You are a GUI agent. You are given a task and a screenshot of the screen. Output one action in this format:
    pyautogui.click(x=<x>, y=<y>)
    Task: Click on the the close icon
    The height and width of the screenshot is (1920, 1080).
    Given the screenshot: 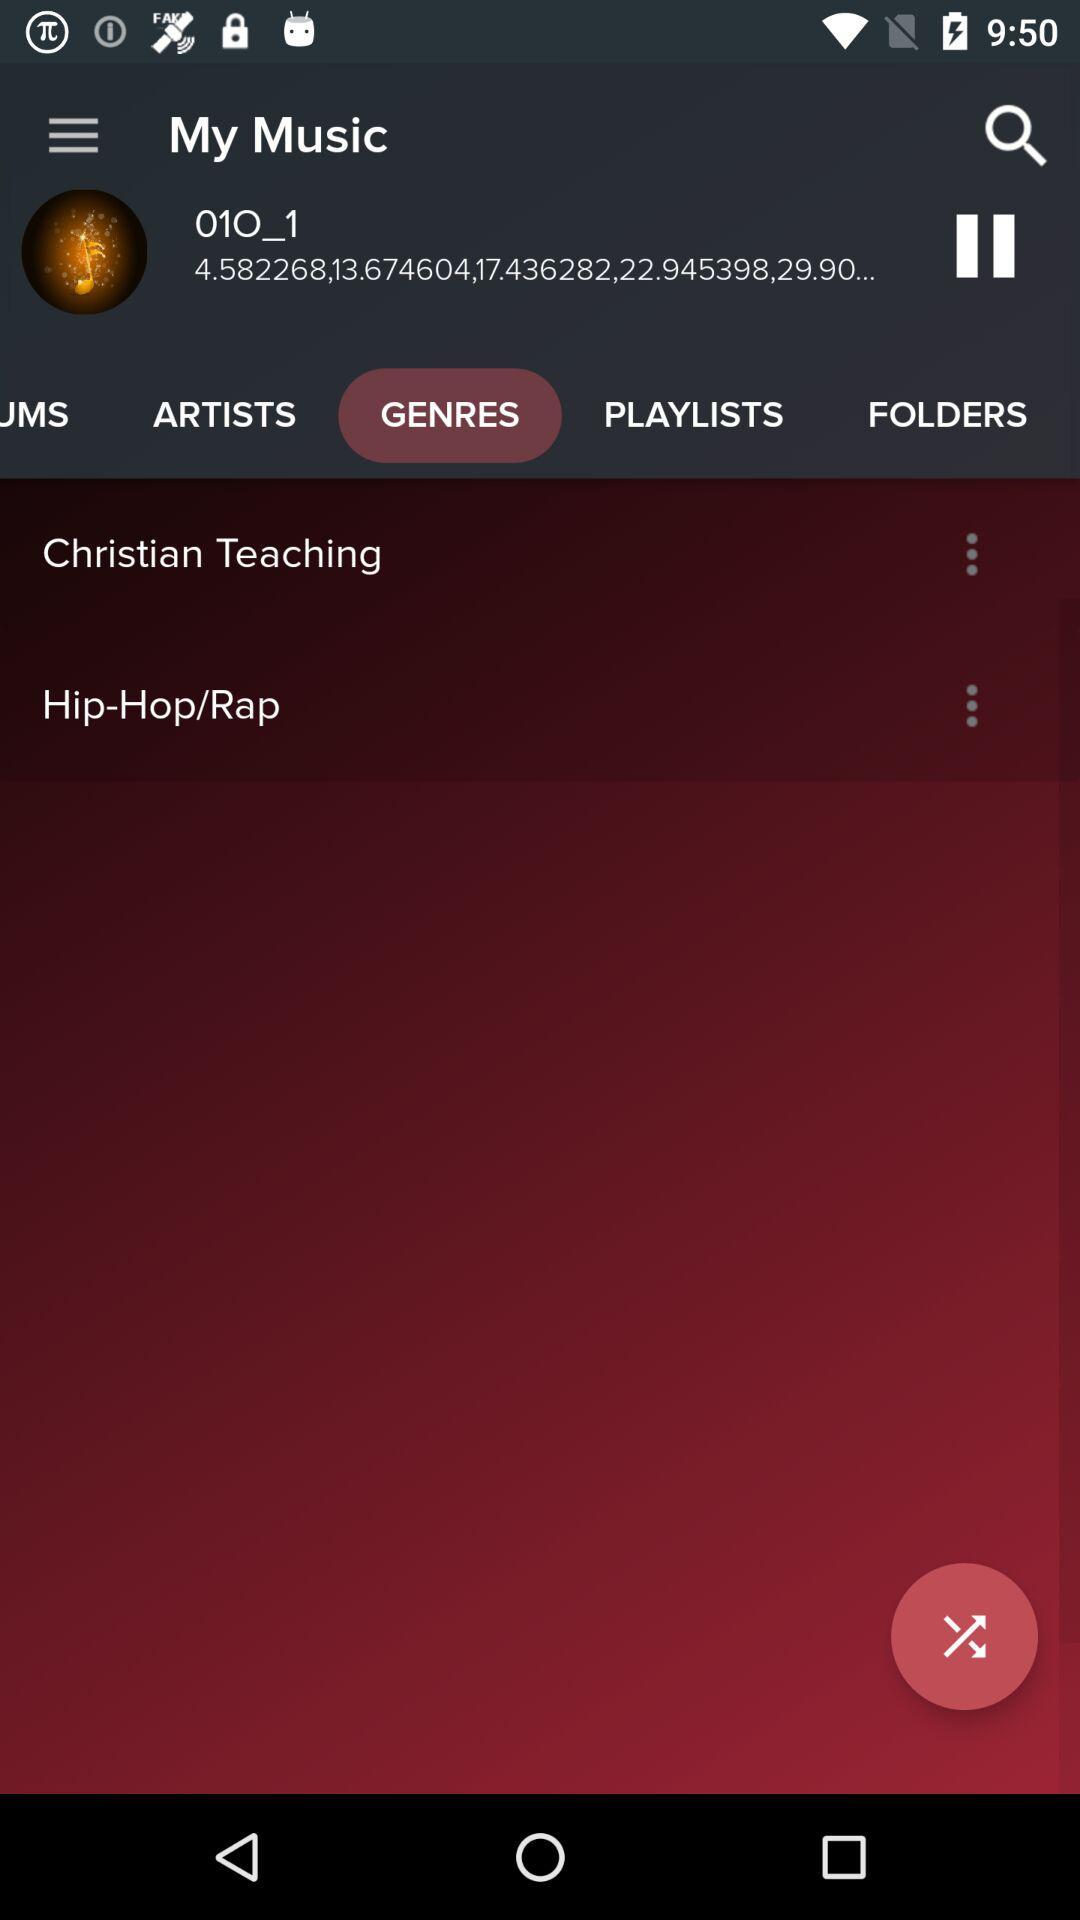 What is the action you would take?
    pyautogui.click(x=963, y=1636)
    